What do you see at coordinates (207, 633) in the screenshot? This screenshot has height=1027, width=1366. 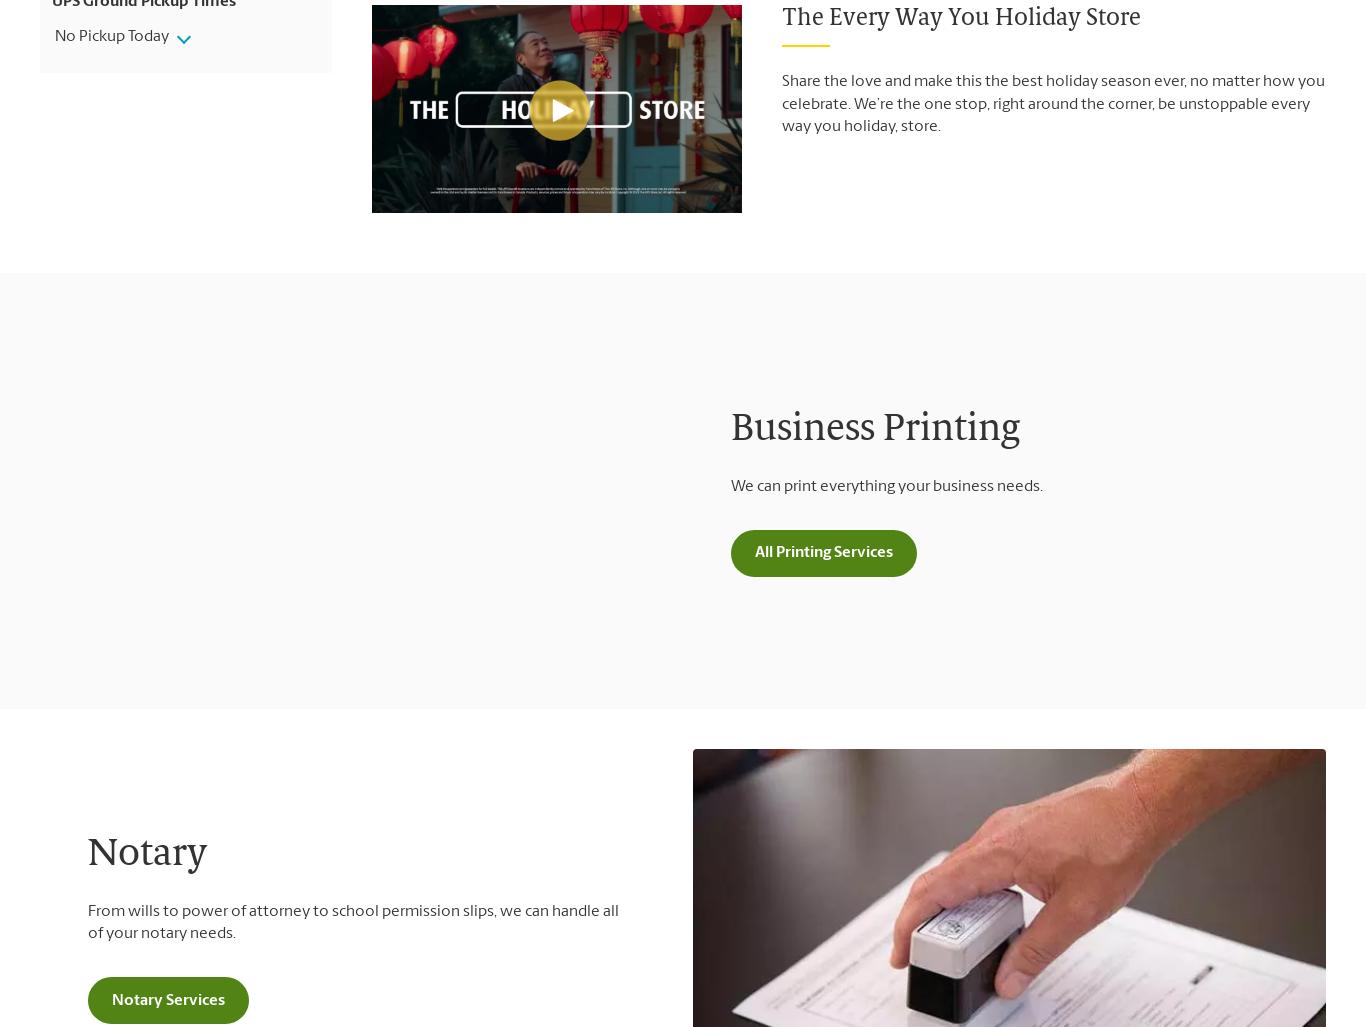 I see `'Join Our Mailing List'` at bounding box center [207, 633].